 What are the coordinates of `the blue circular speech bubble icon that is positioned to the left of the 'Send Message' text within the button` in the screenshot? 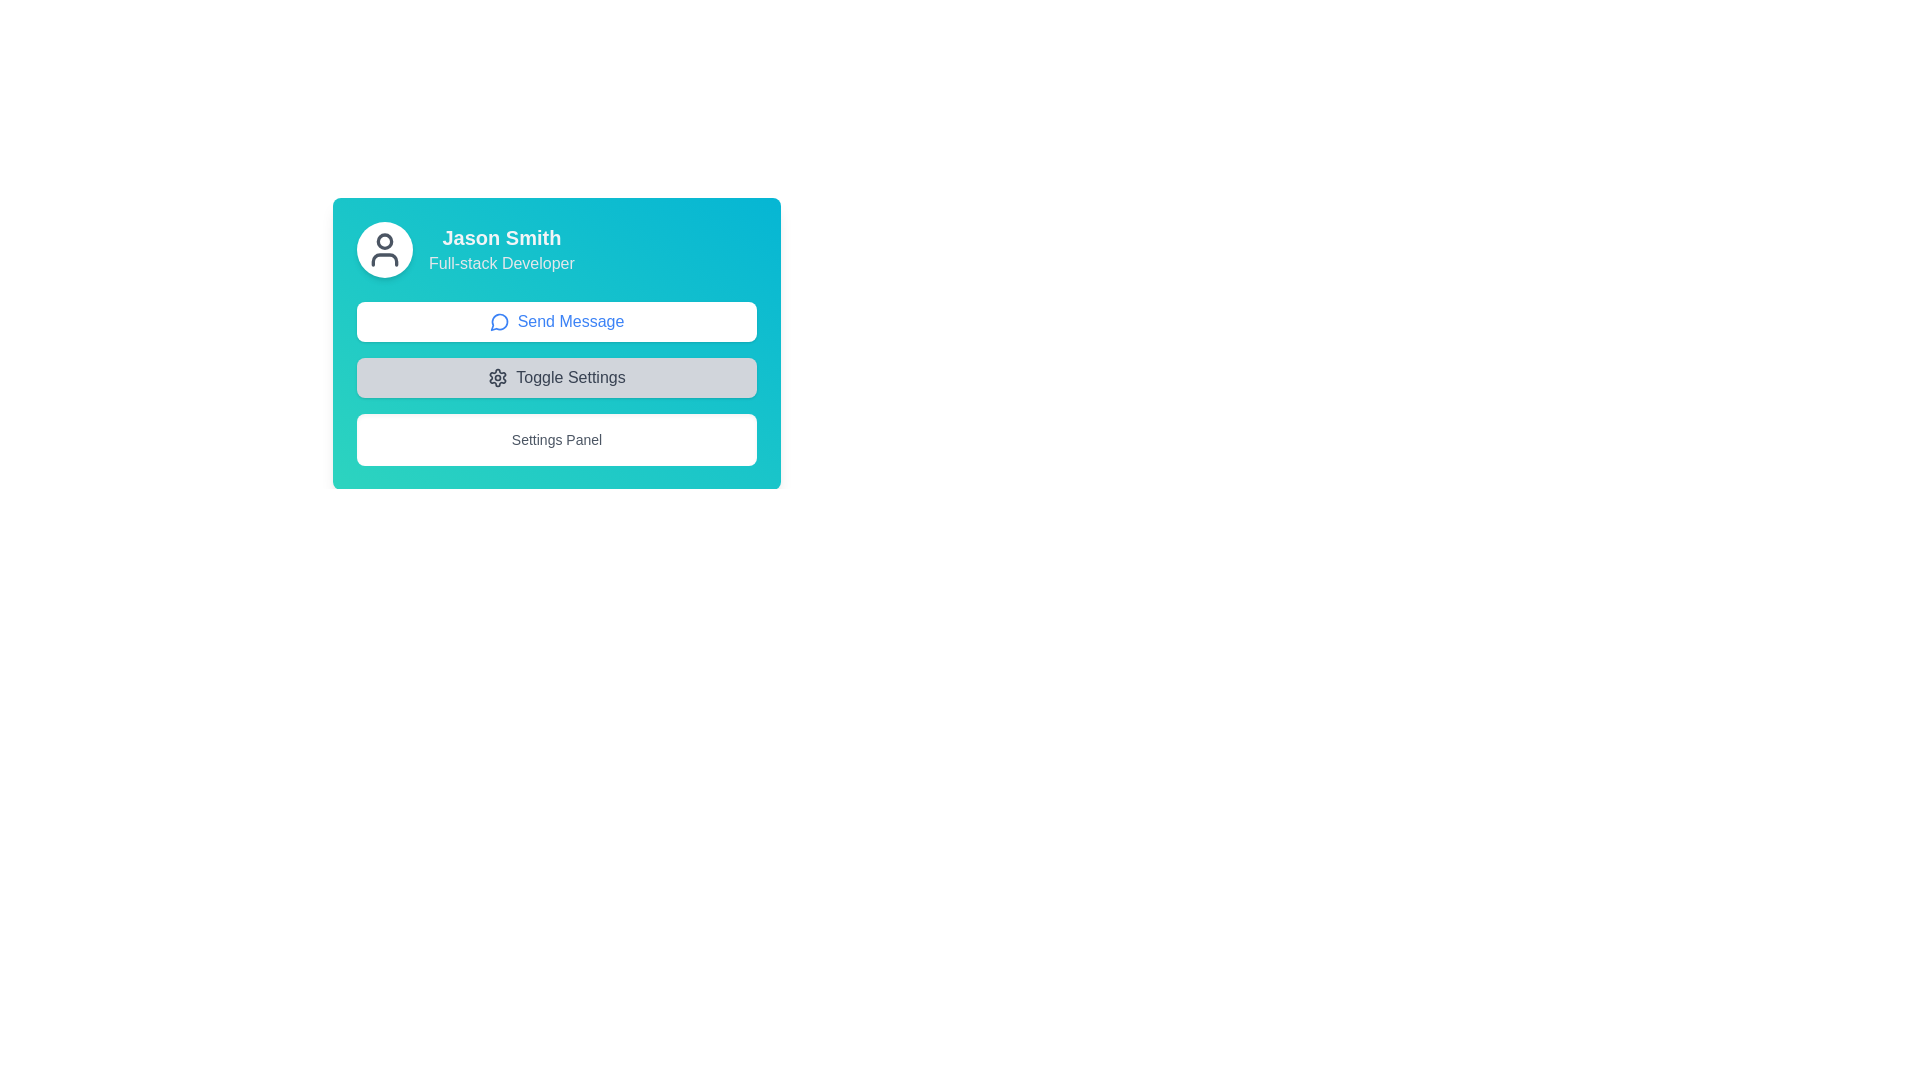 It's located at (499, 320).